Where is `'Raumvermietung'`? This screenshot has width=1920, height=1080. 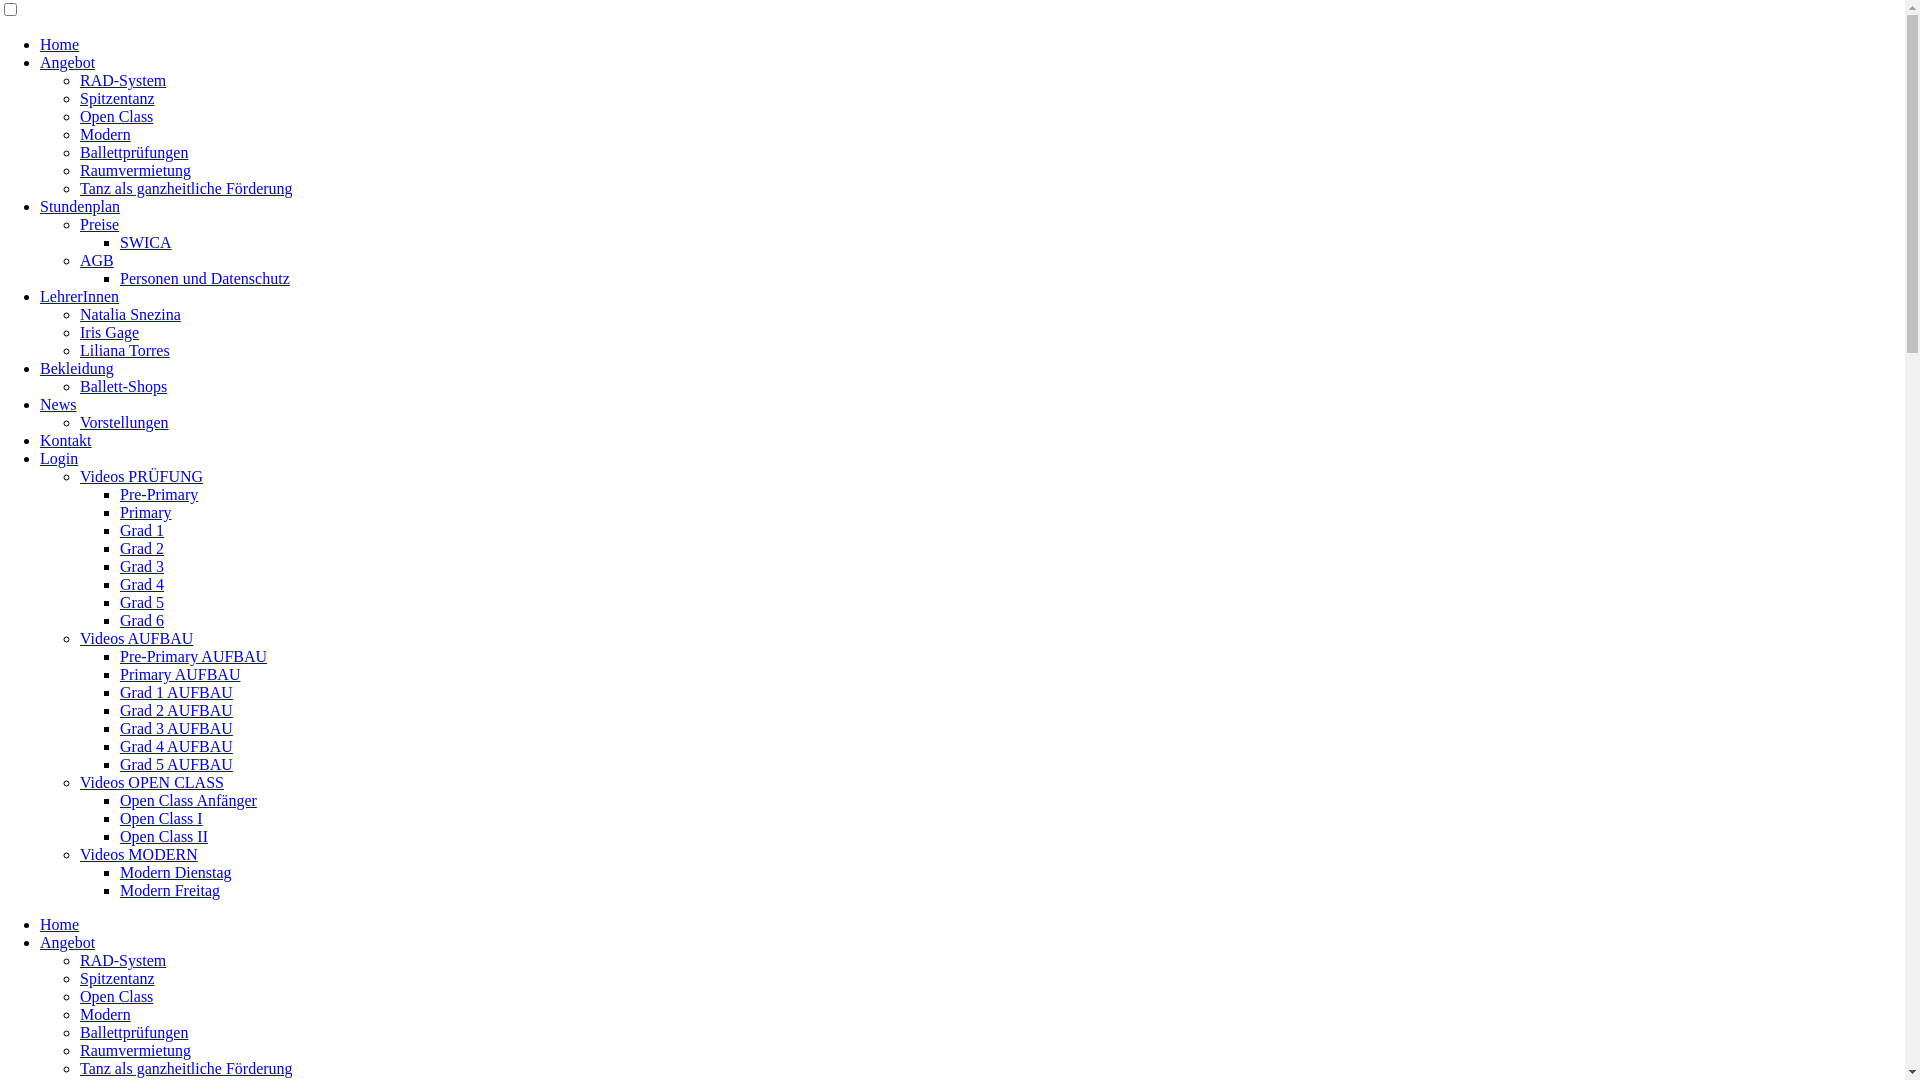
'Raumvermietung' is located at coordinates (80, 169).